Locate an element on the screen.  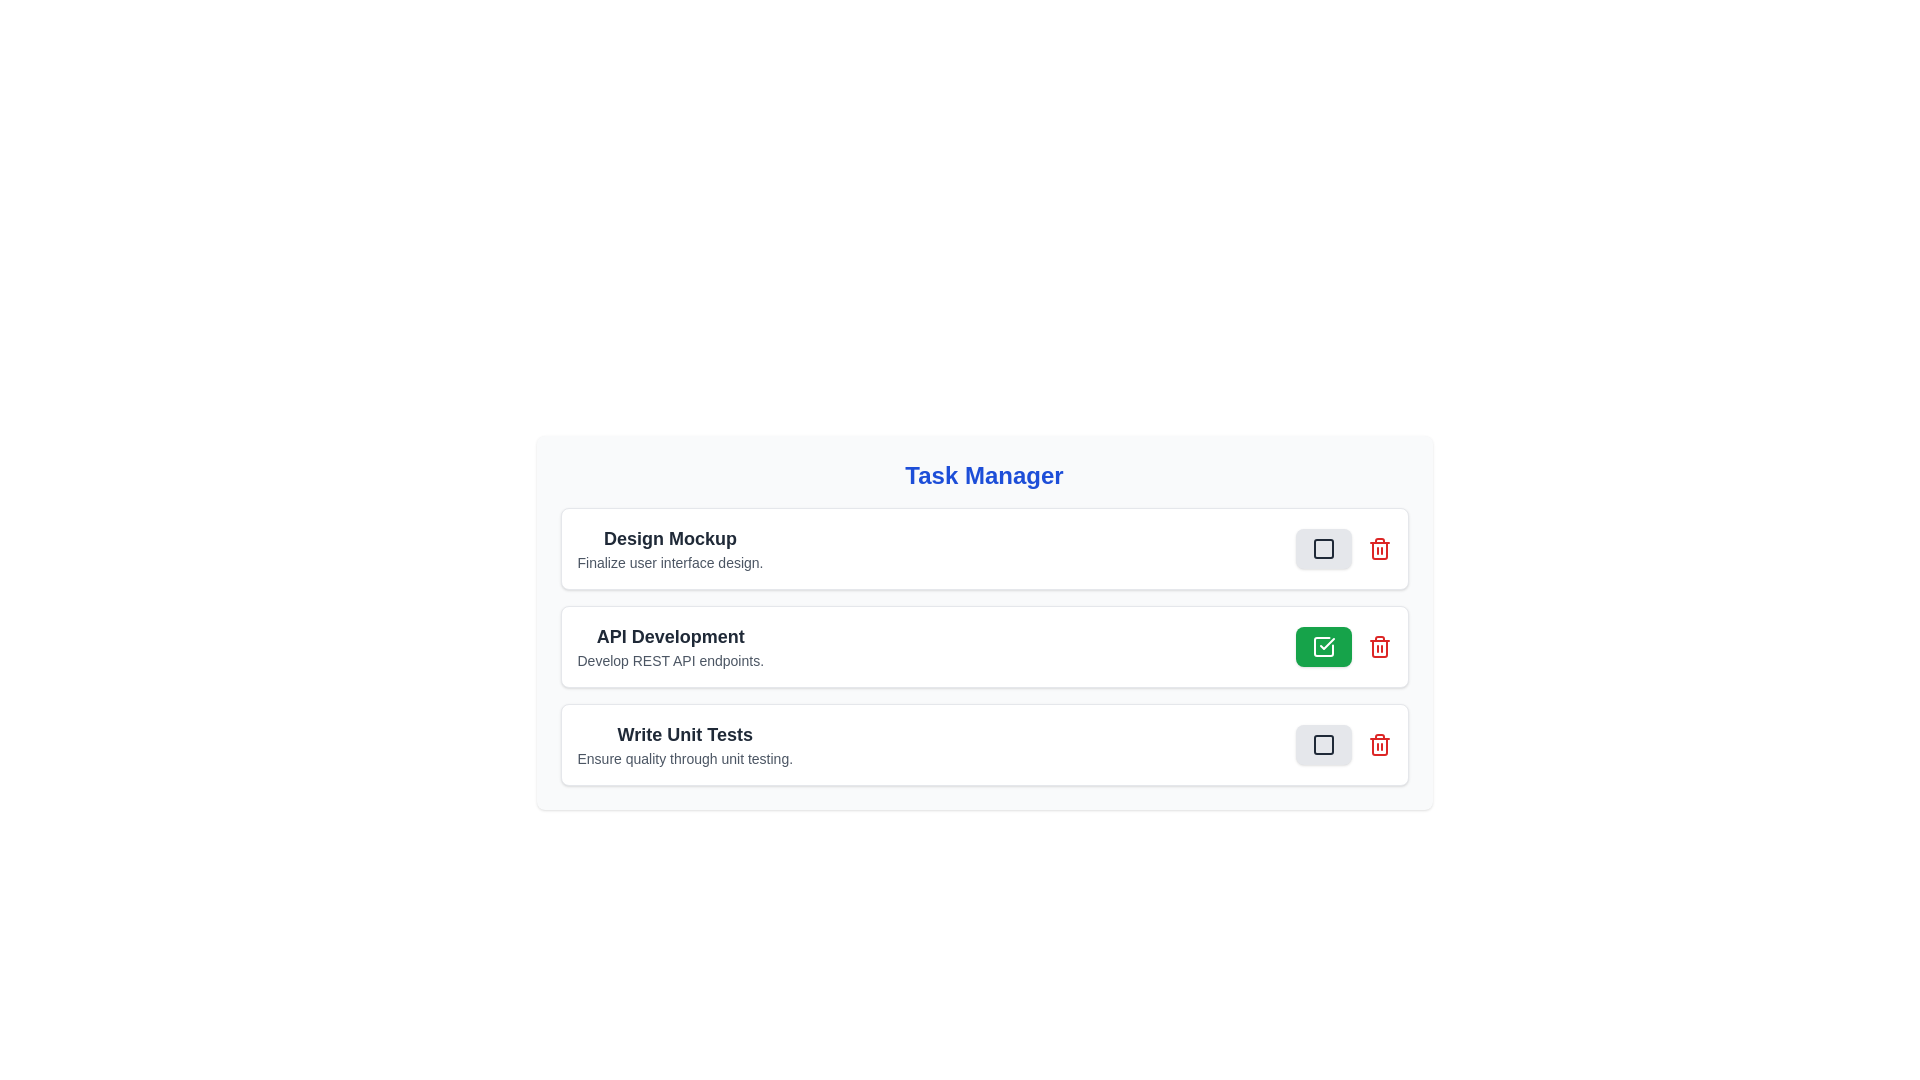
the task header for 'Develop REST API endpoints' is located at coordinates (670, 636).